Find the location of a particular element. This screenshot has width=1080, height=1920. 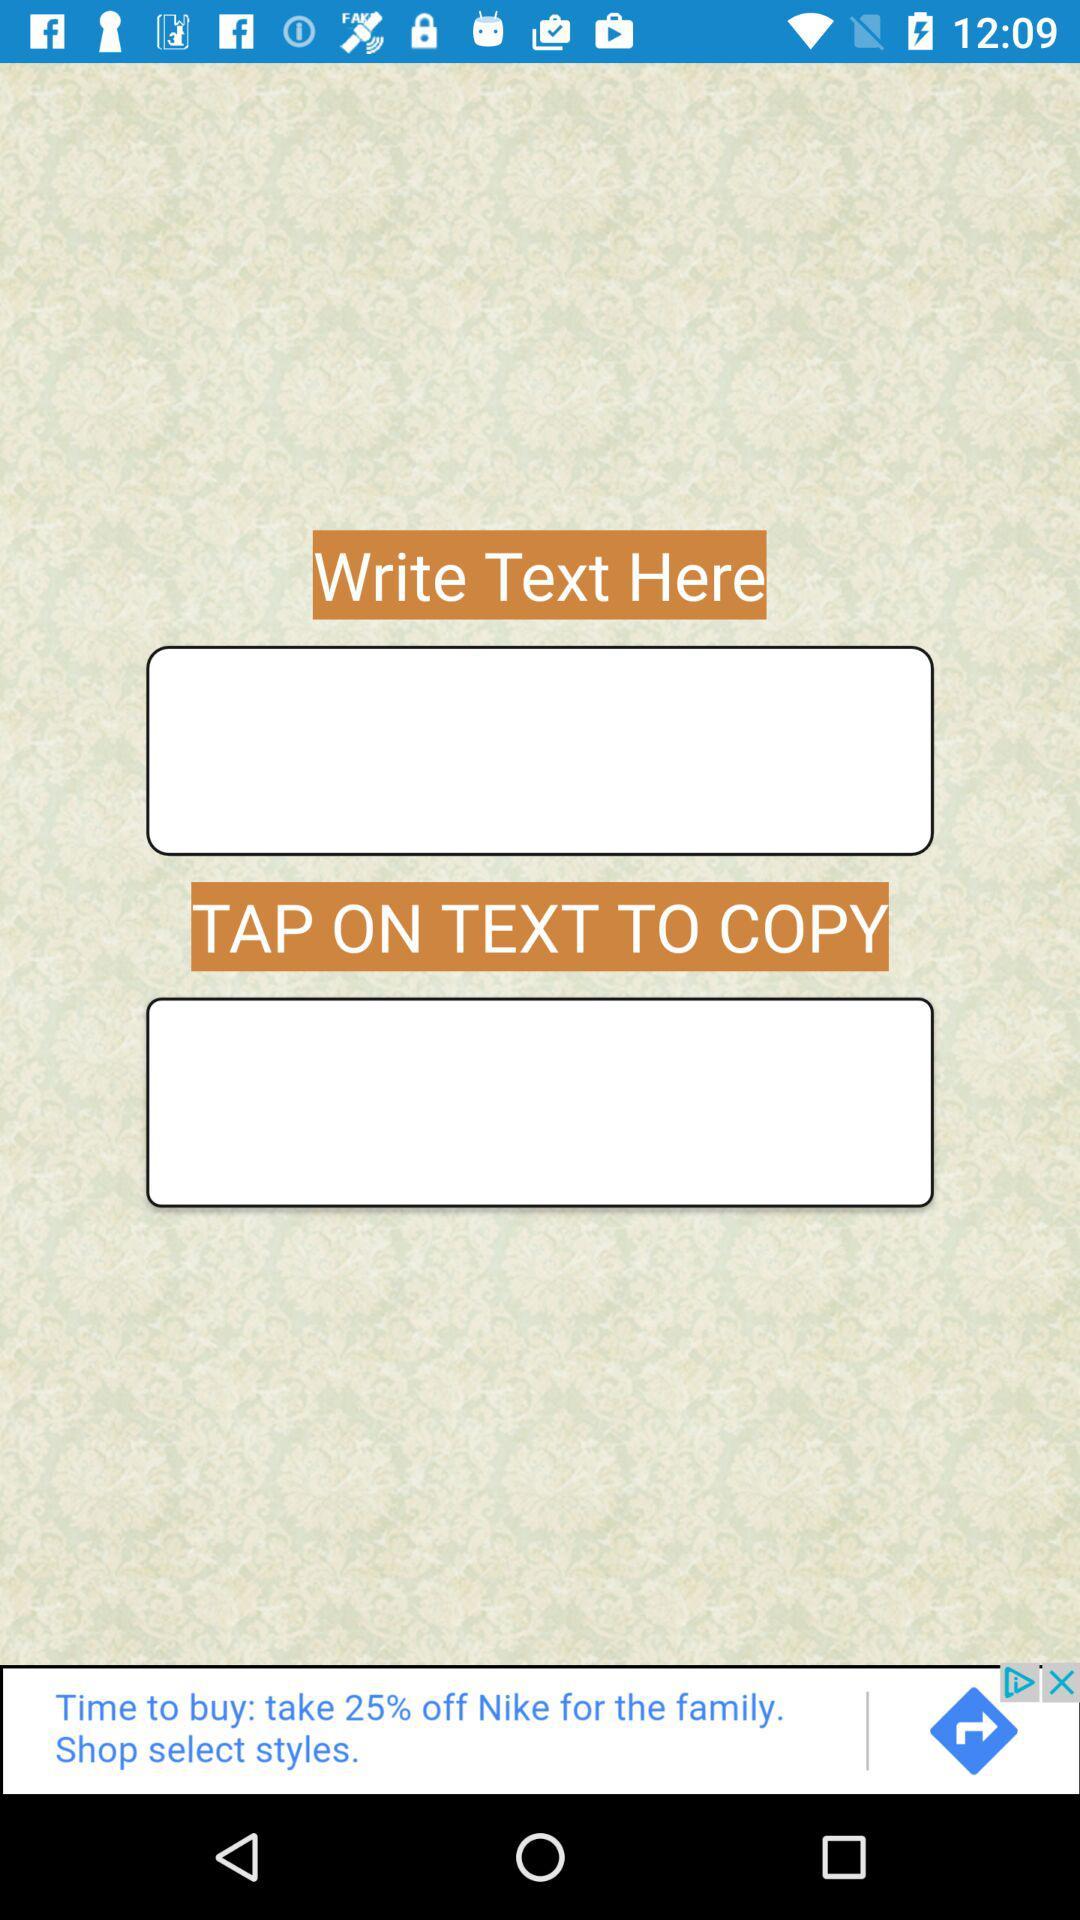

advertisement is located at coordinates (540, 1727).